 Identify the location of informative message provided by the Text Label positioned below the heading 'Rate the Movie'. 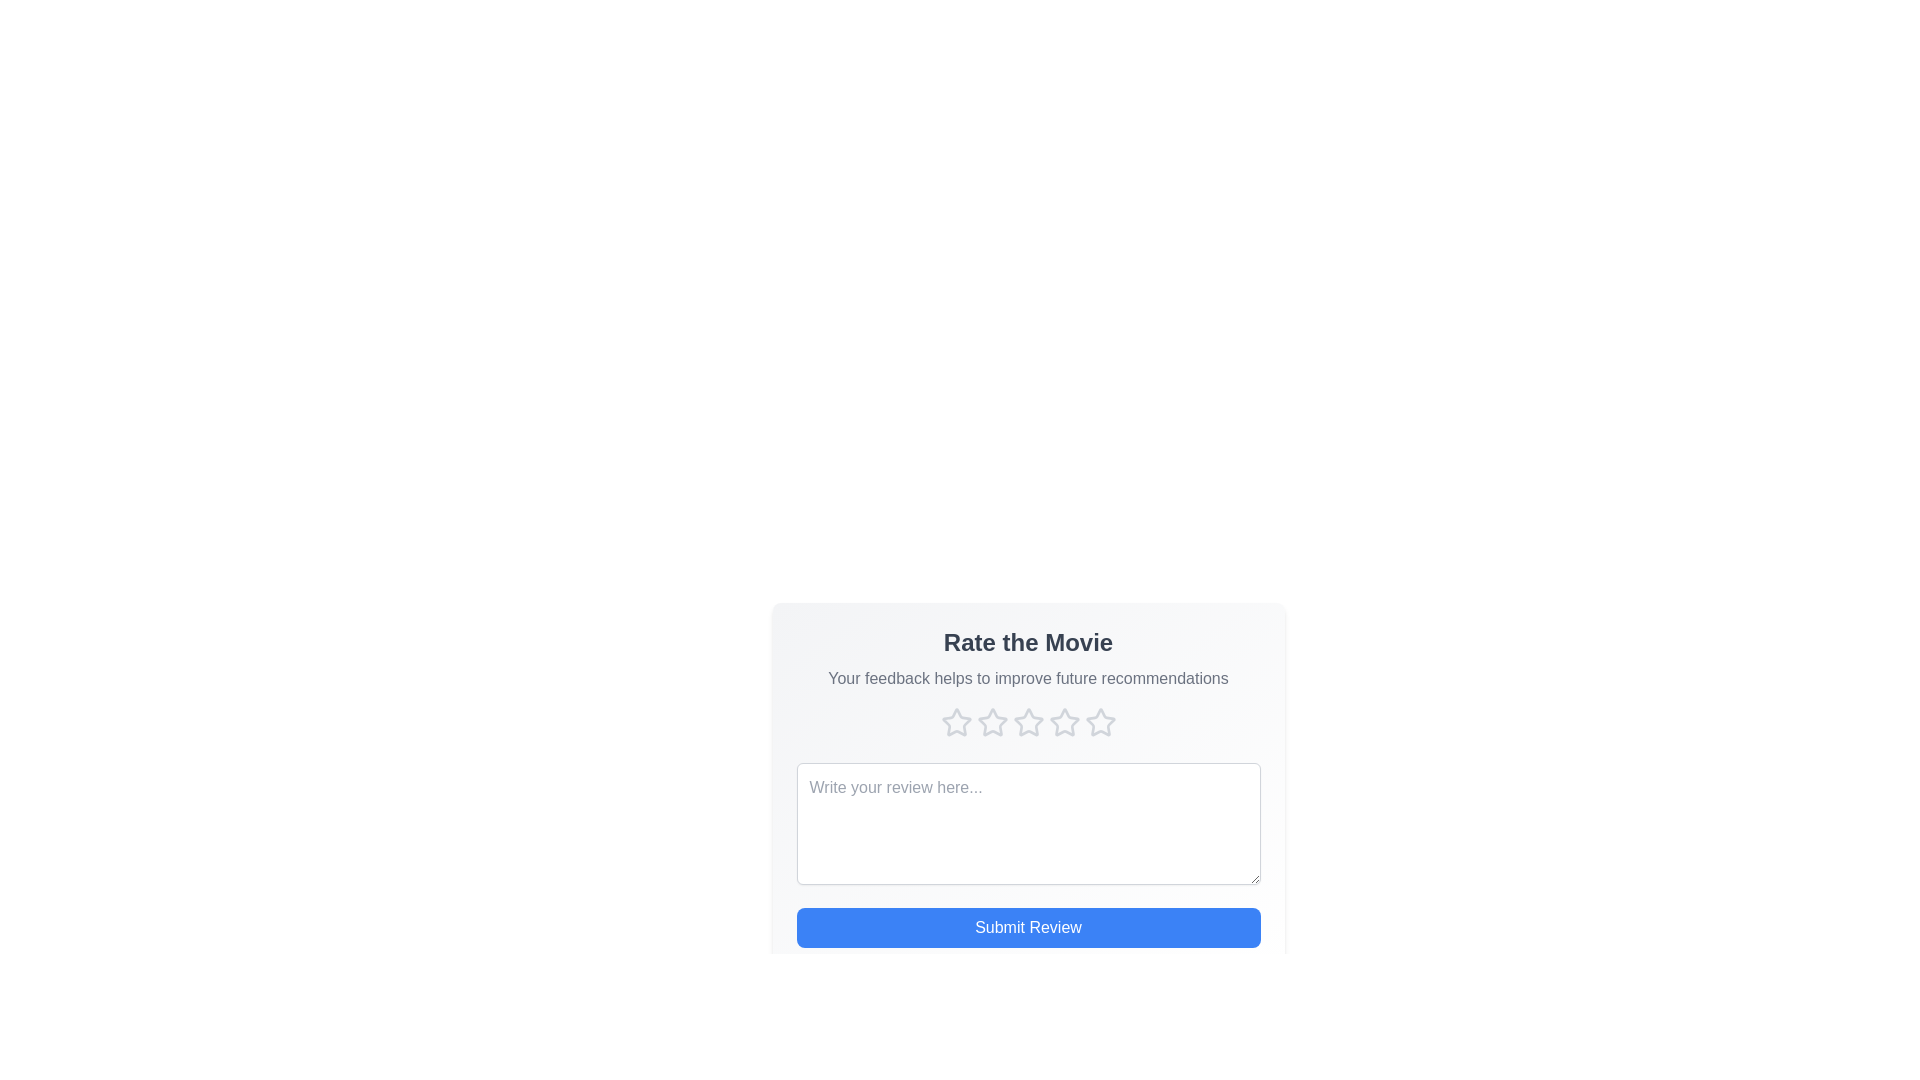
(1028, 677).